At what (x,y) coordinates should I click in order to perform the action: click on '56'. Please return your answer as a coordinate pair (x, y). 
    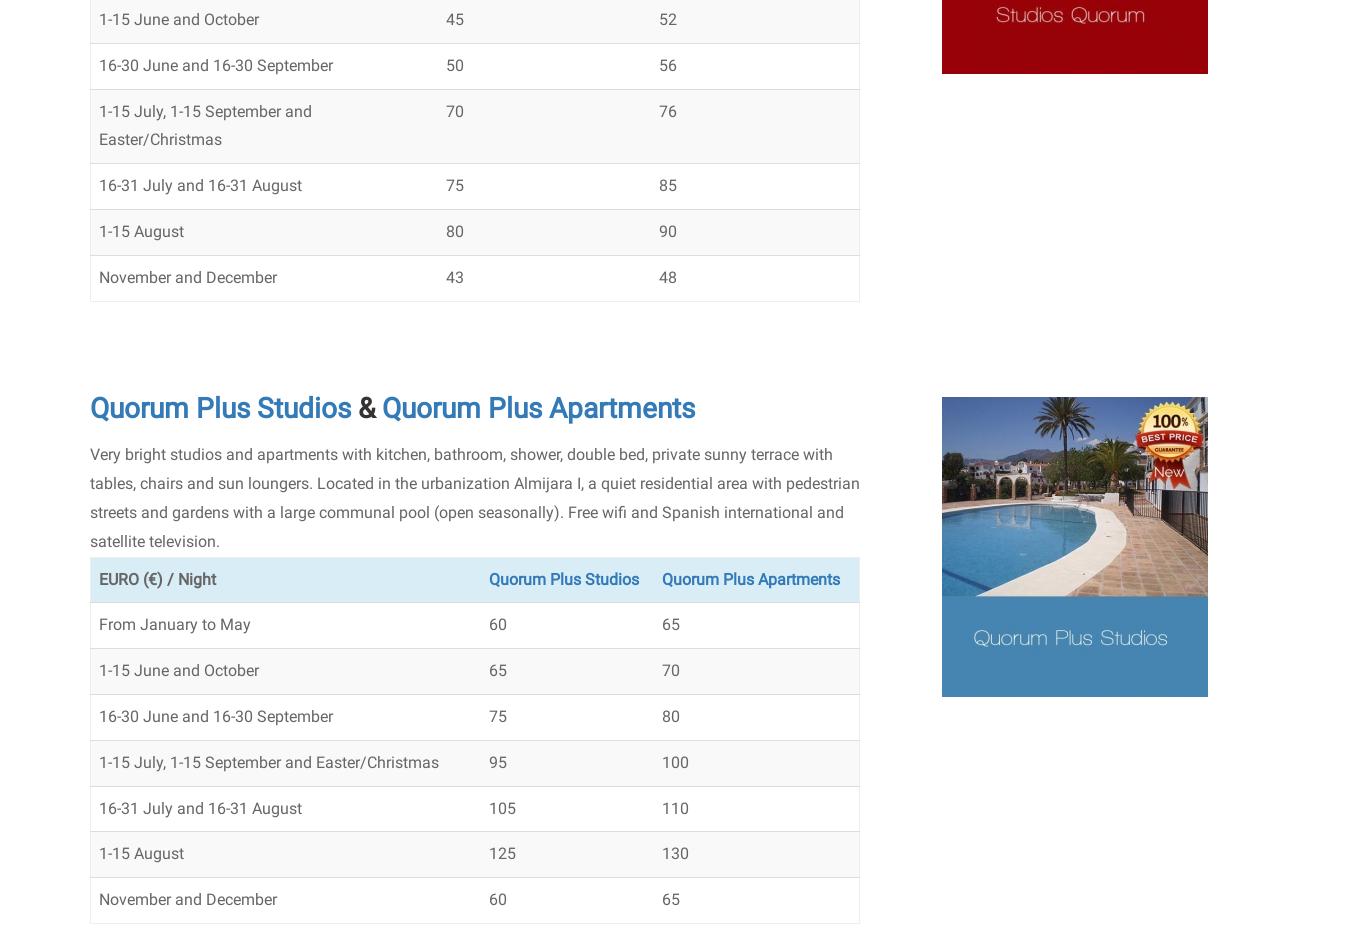
    Looking at the image, I should click on (657, 63).